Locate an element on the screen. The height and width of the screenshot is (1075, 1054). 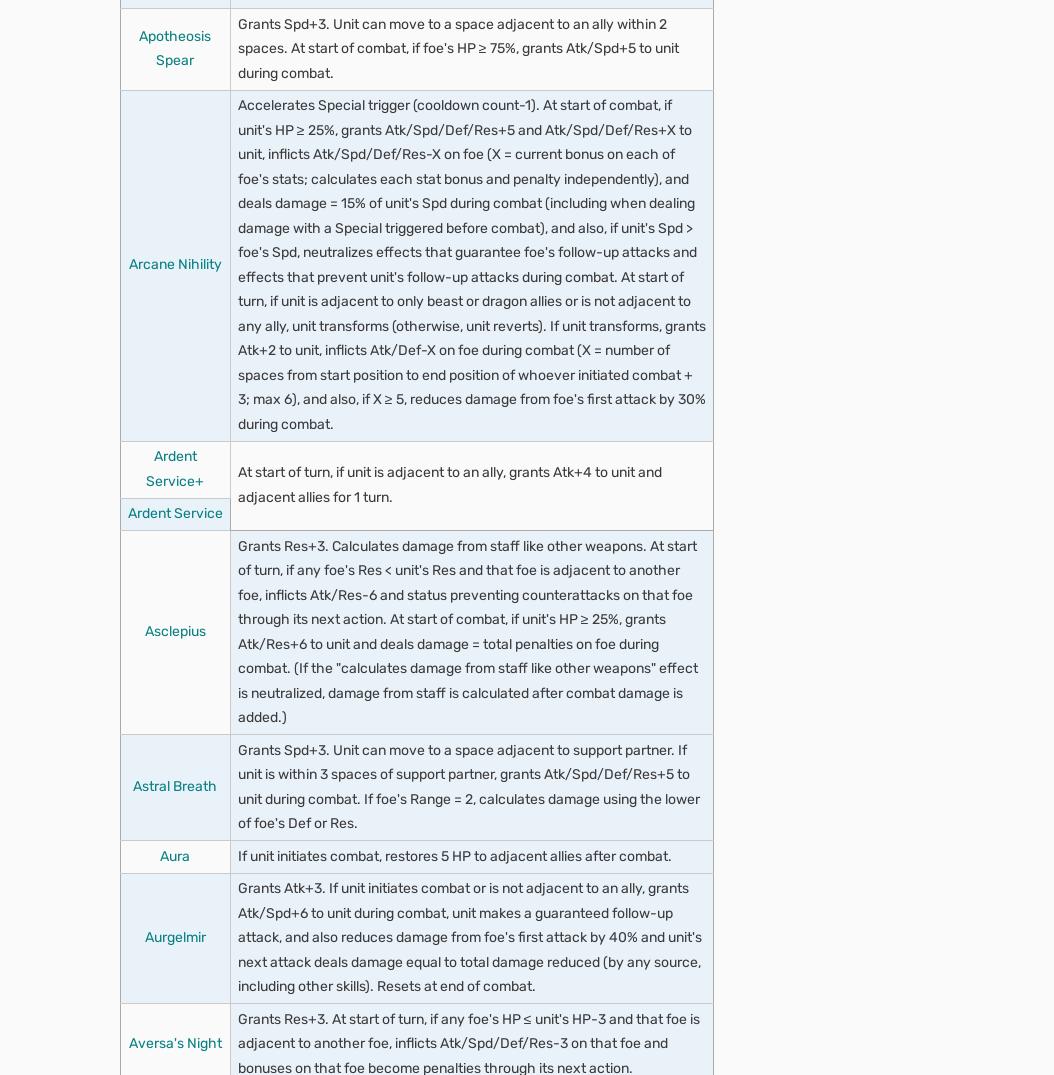
'【Panic】' is located at coordinates (290, 536).